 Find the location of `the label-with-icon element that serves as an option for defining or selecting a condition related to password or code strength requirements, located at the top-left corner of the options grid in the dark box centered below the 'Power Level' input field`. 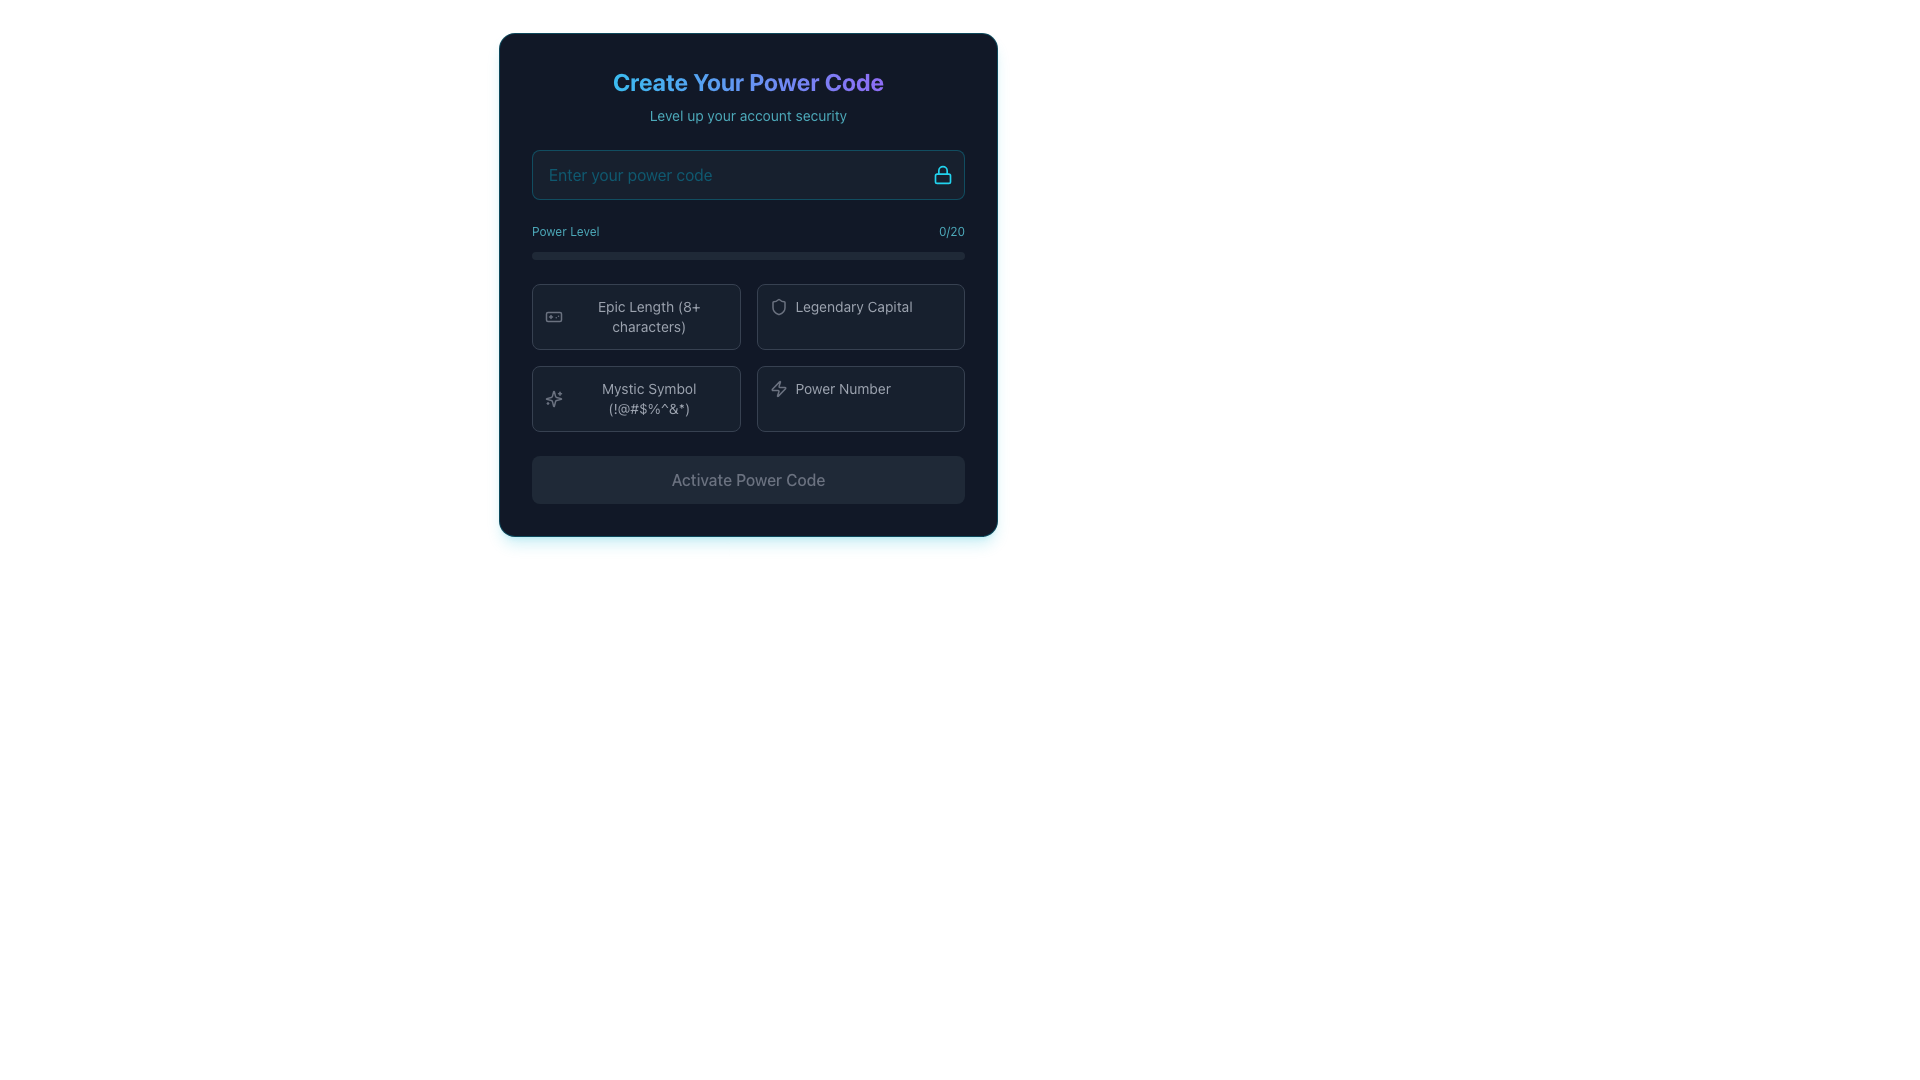

the label-with-icon element that serves as an option for defining or selecting a condition related to password or code strength requirements, located at the top-left corner of the options grid in the dark box centered below the 'Power Level' input field is located at coordinates (635, 315).